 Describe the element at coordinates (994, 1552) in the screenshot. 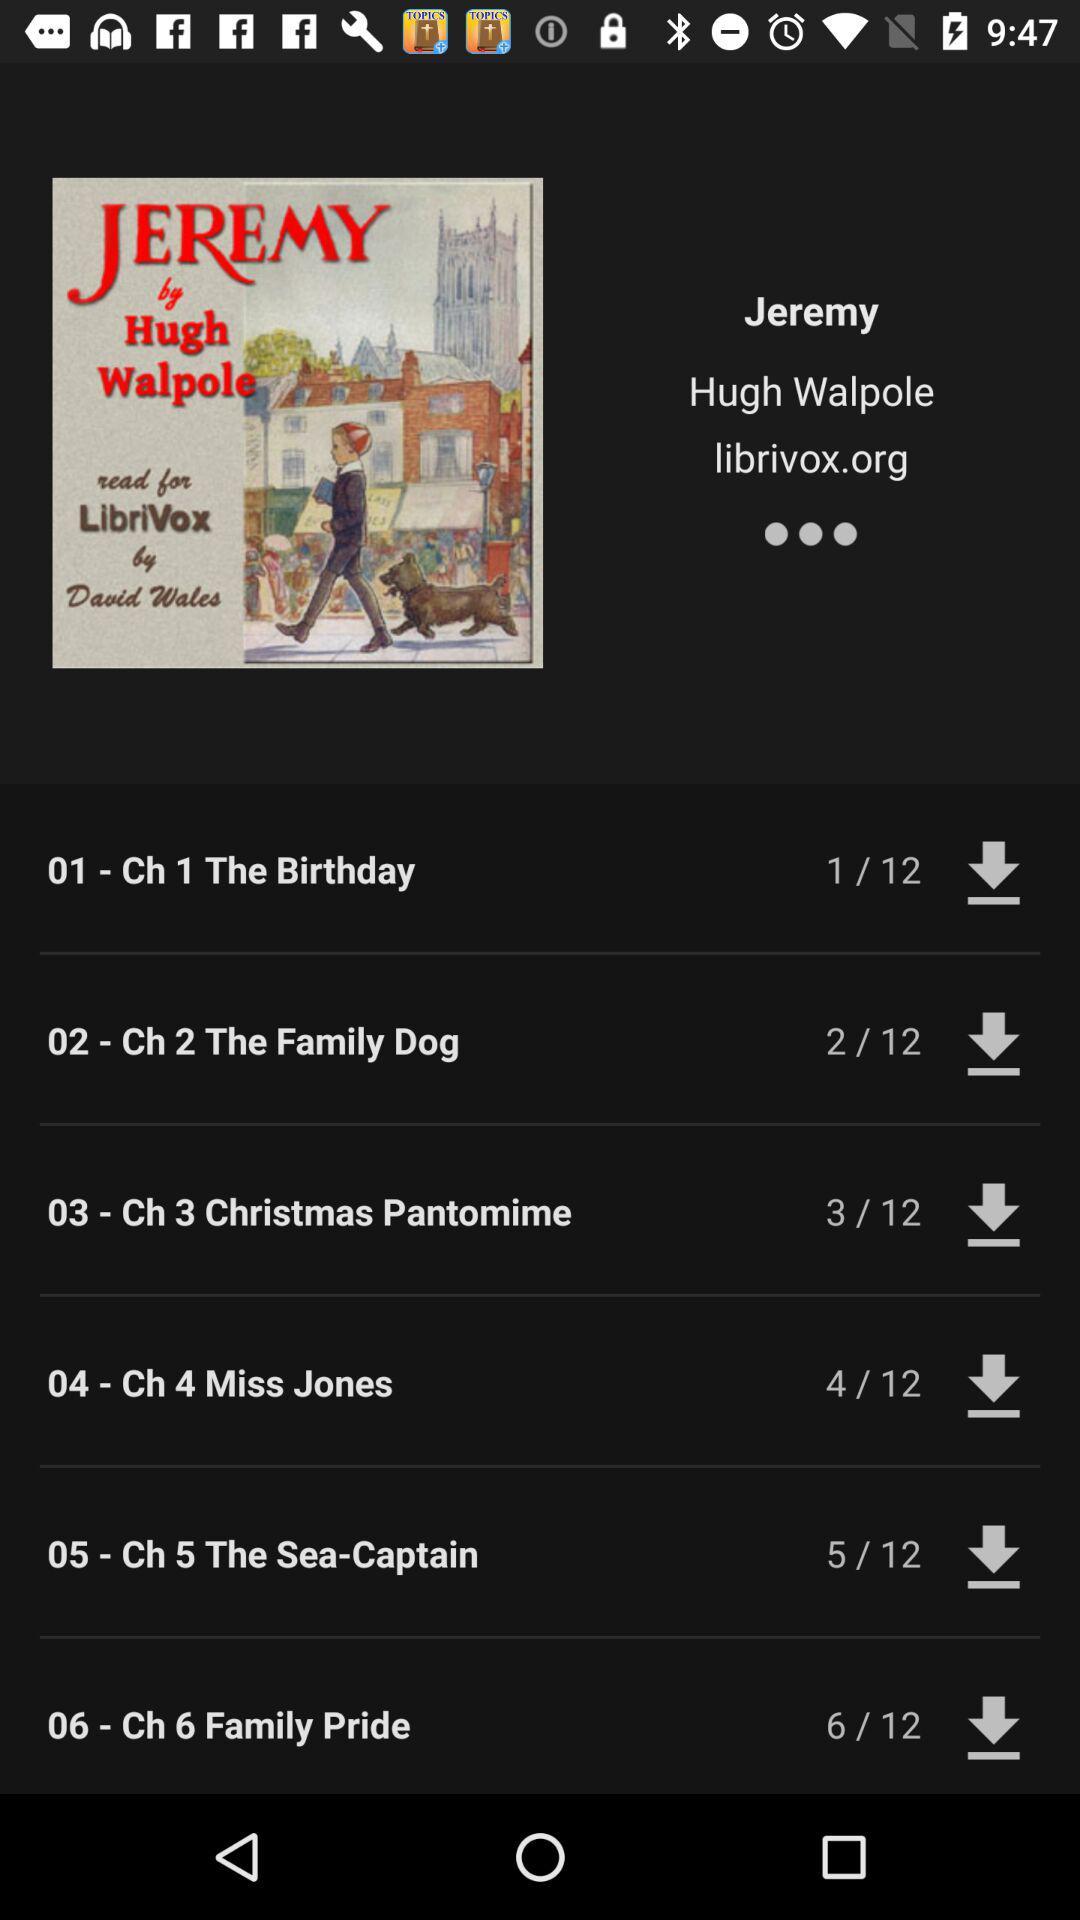

I see `download button next to 5  12` at that location.